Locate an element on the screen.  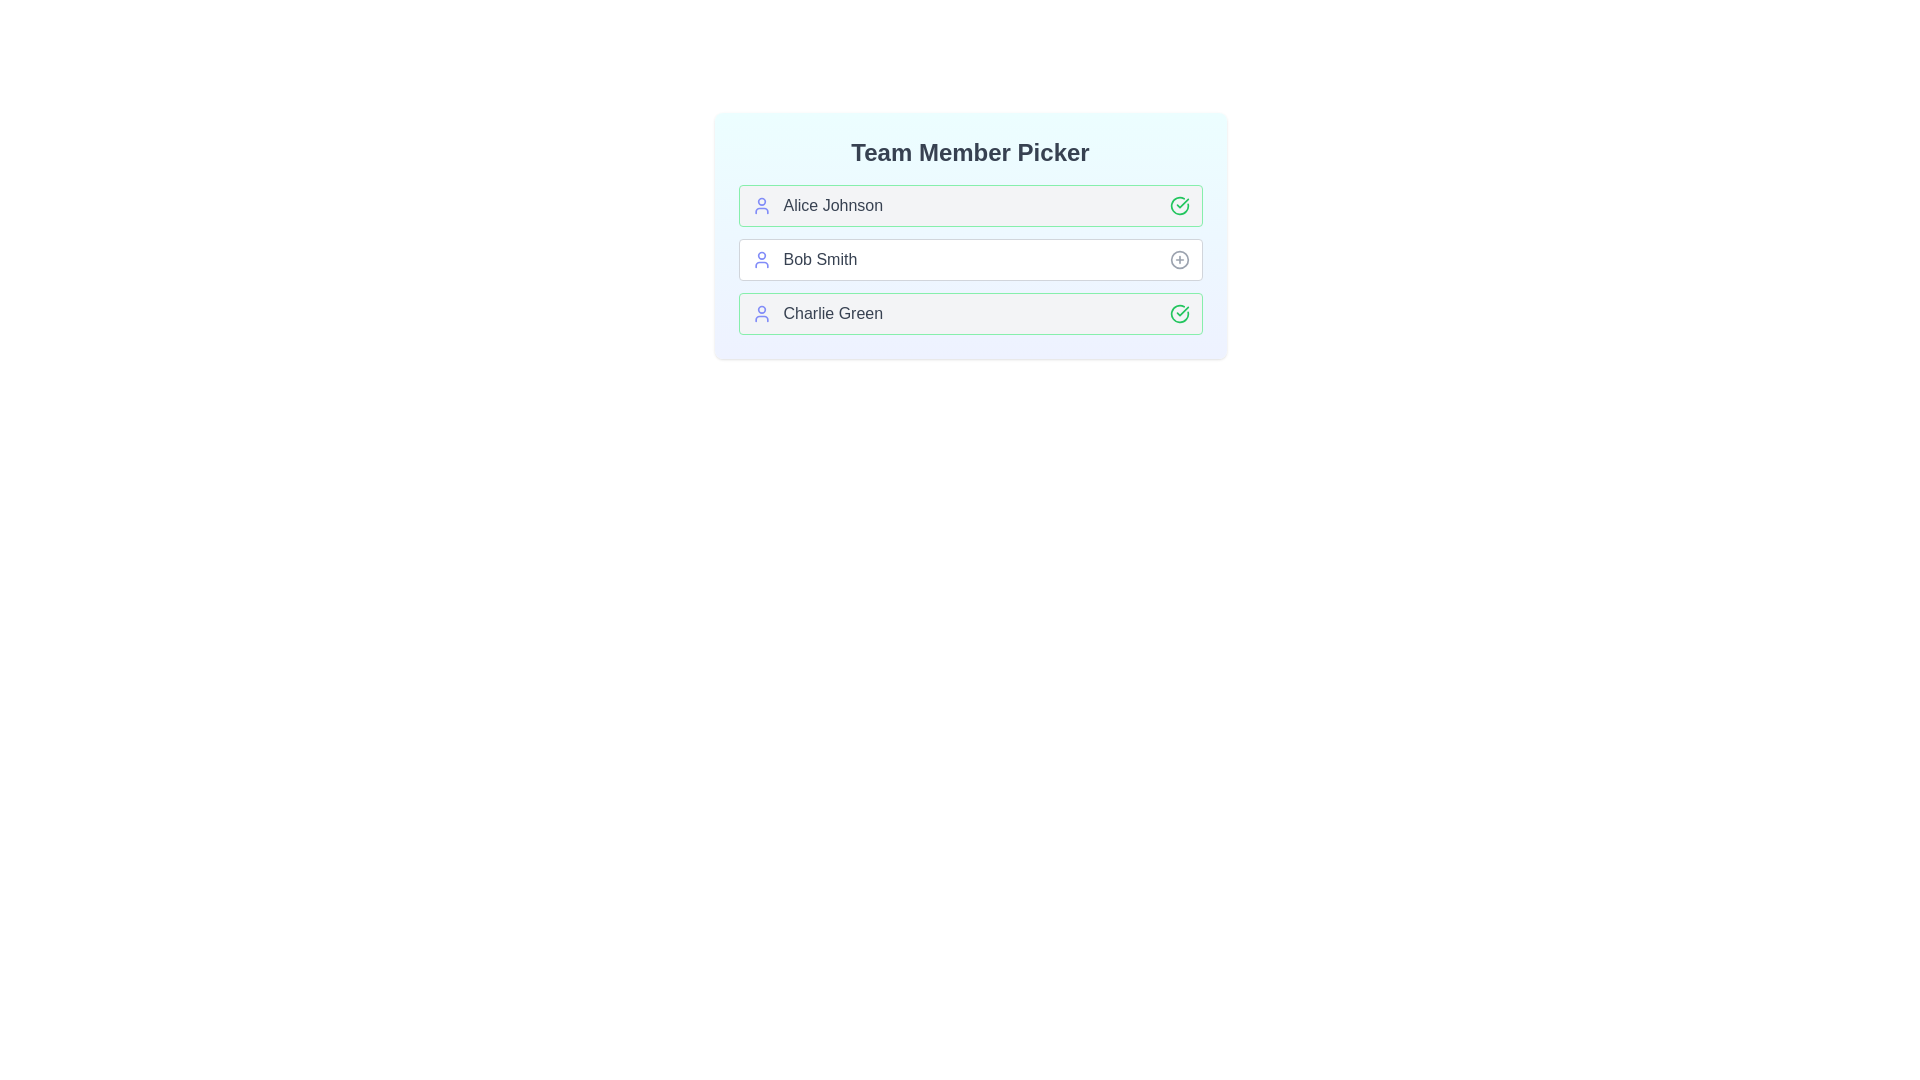
the team member identified by Charlie Green is located at coordinates (1179, 313).